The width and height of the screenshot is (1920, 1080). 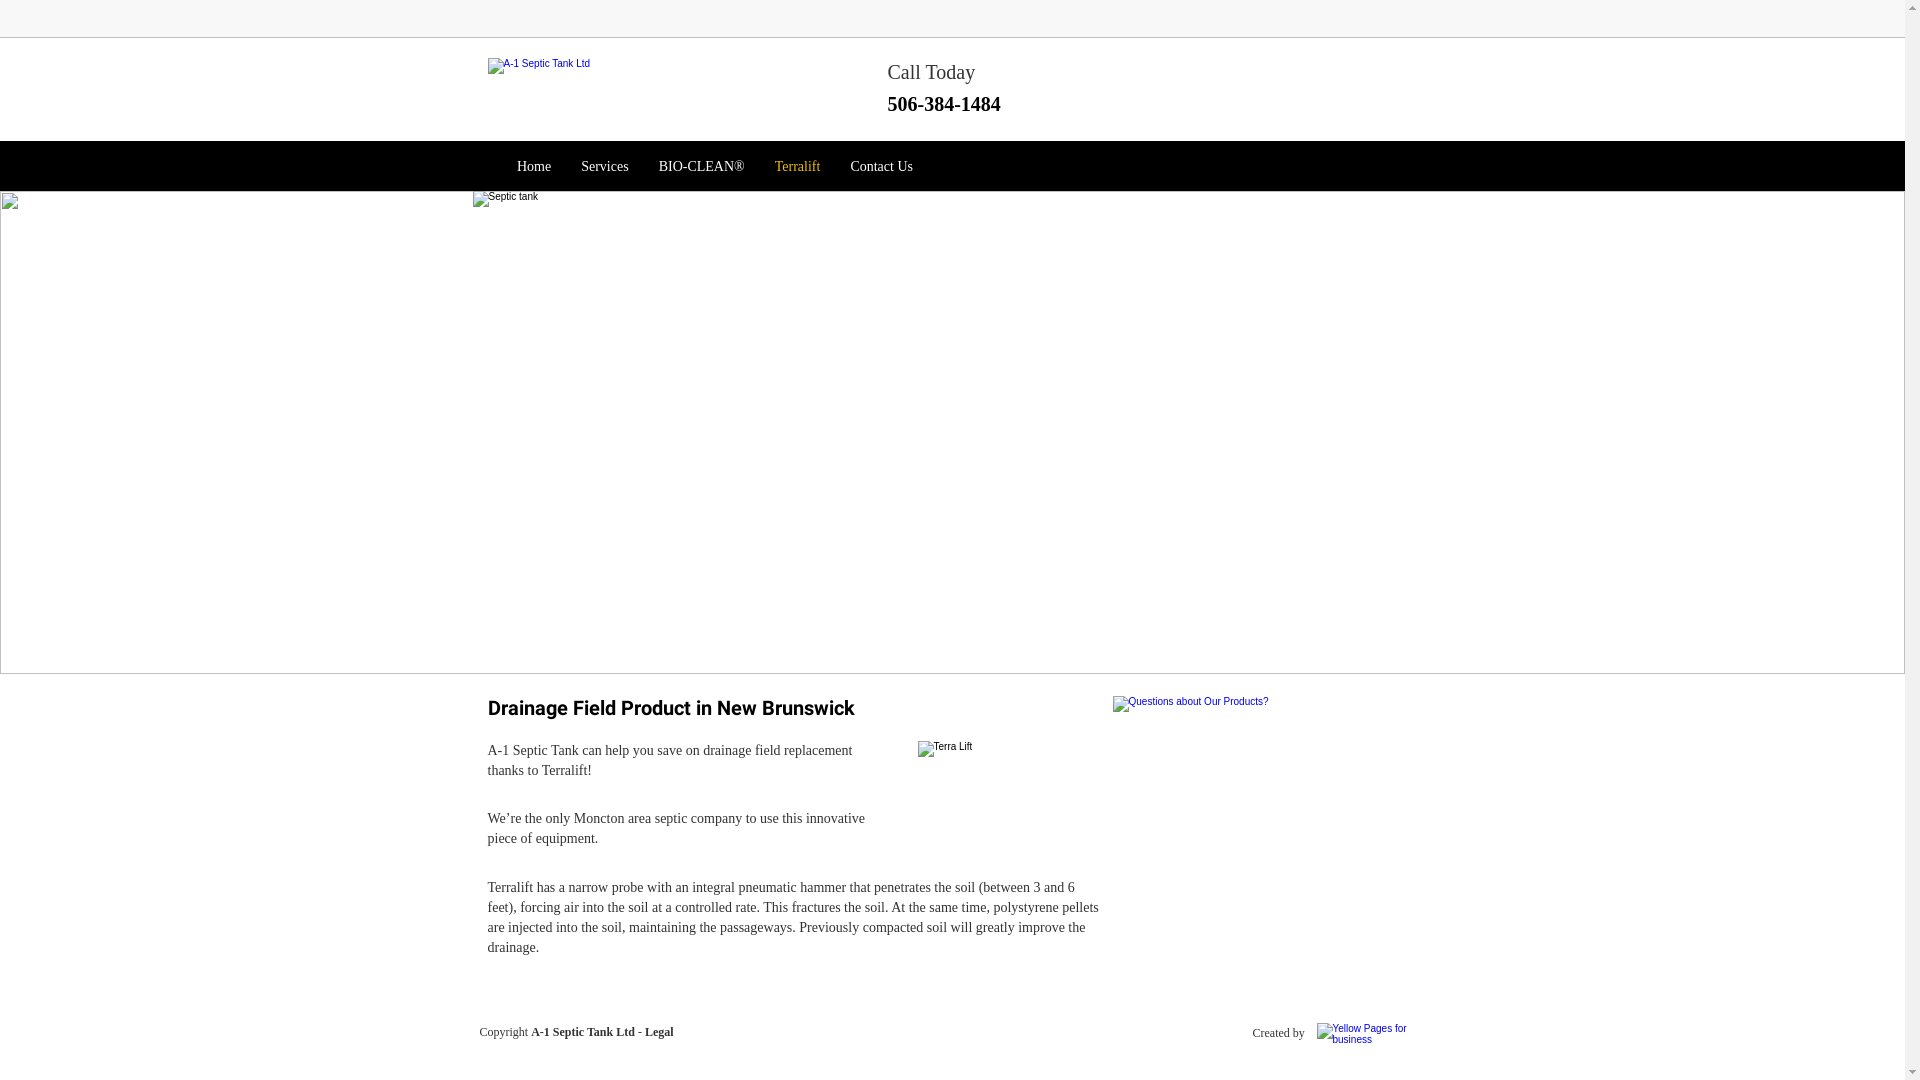 What do you see at coordinates (570, 165) in the screenshot?
I see `'Services'` at bounding box center [570, 165].